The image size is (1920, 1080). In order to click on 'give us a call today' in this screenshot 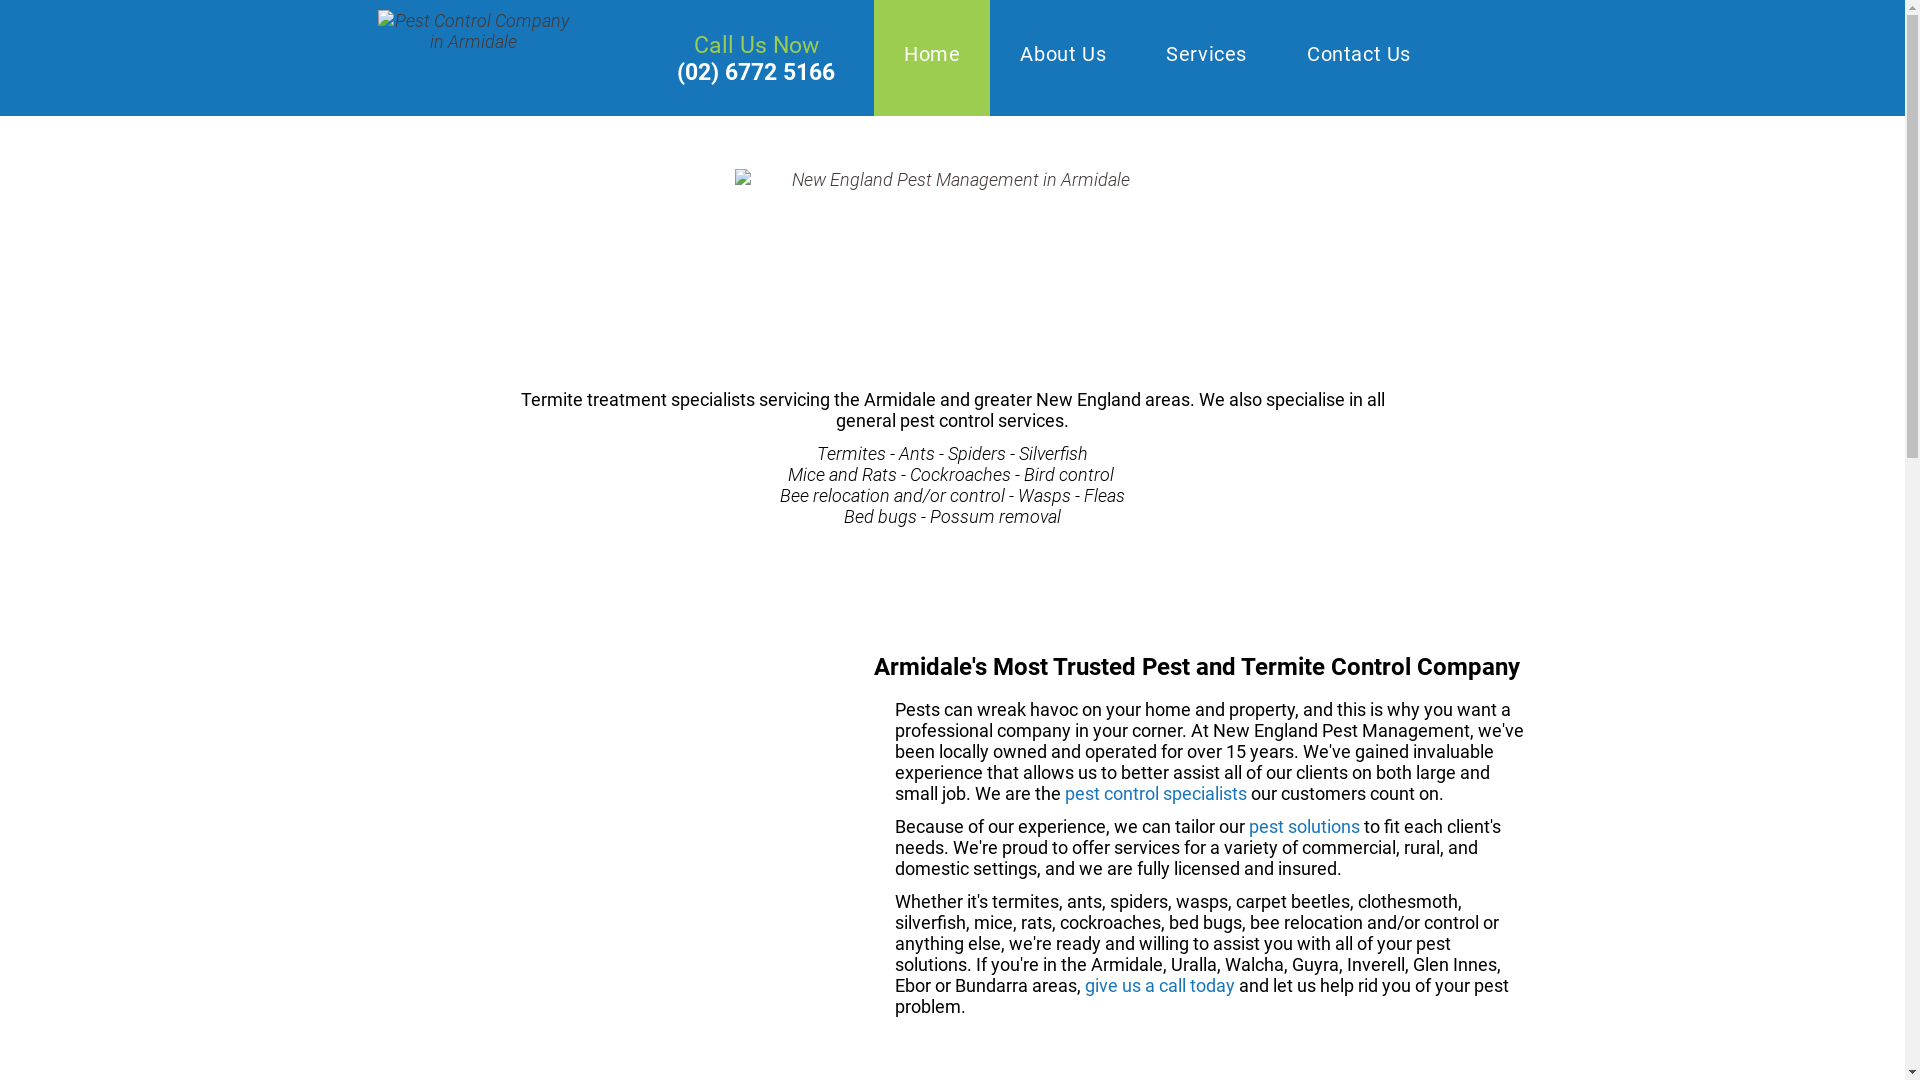, I will do `click(1160, 984)`.